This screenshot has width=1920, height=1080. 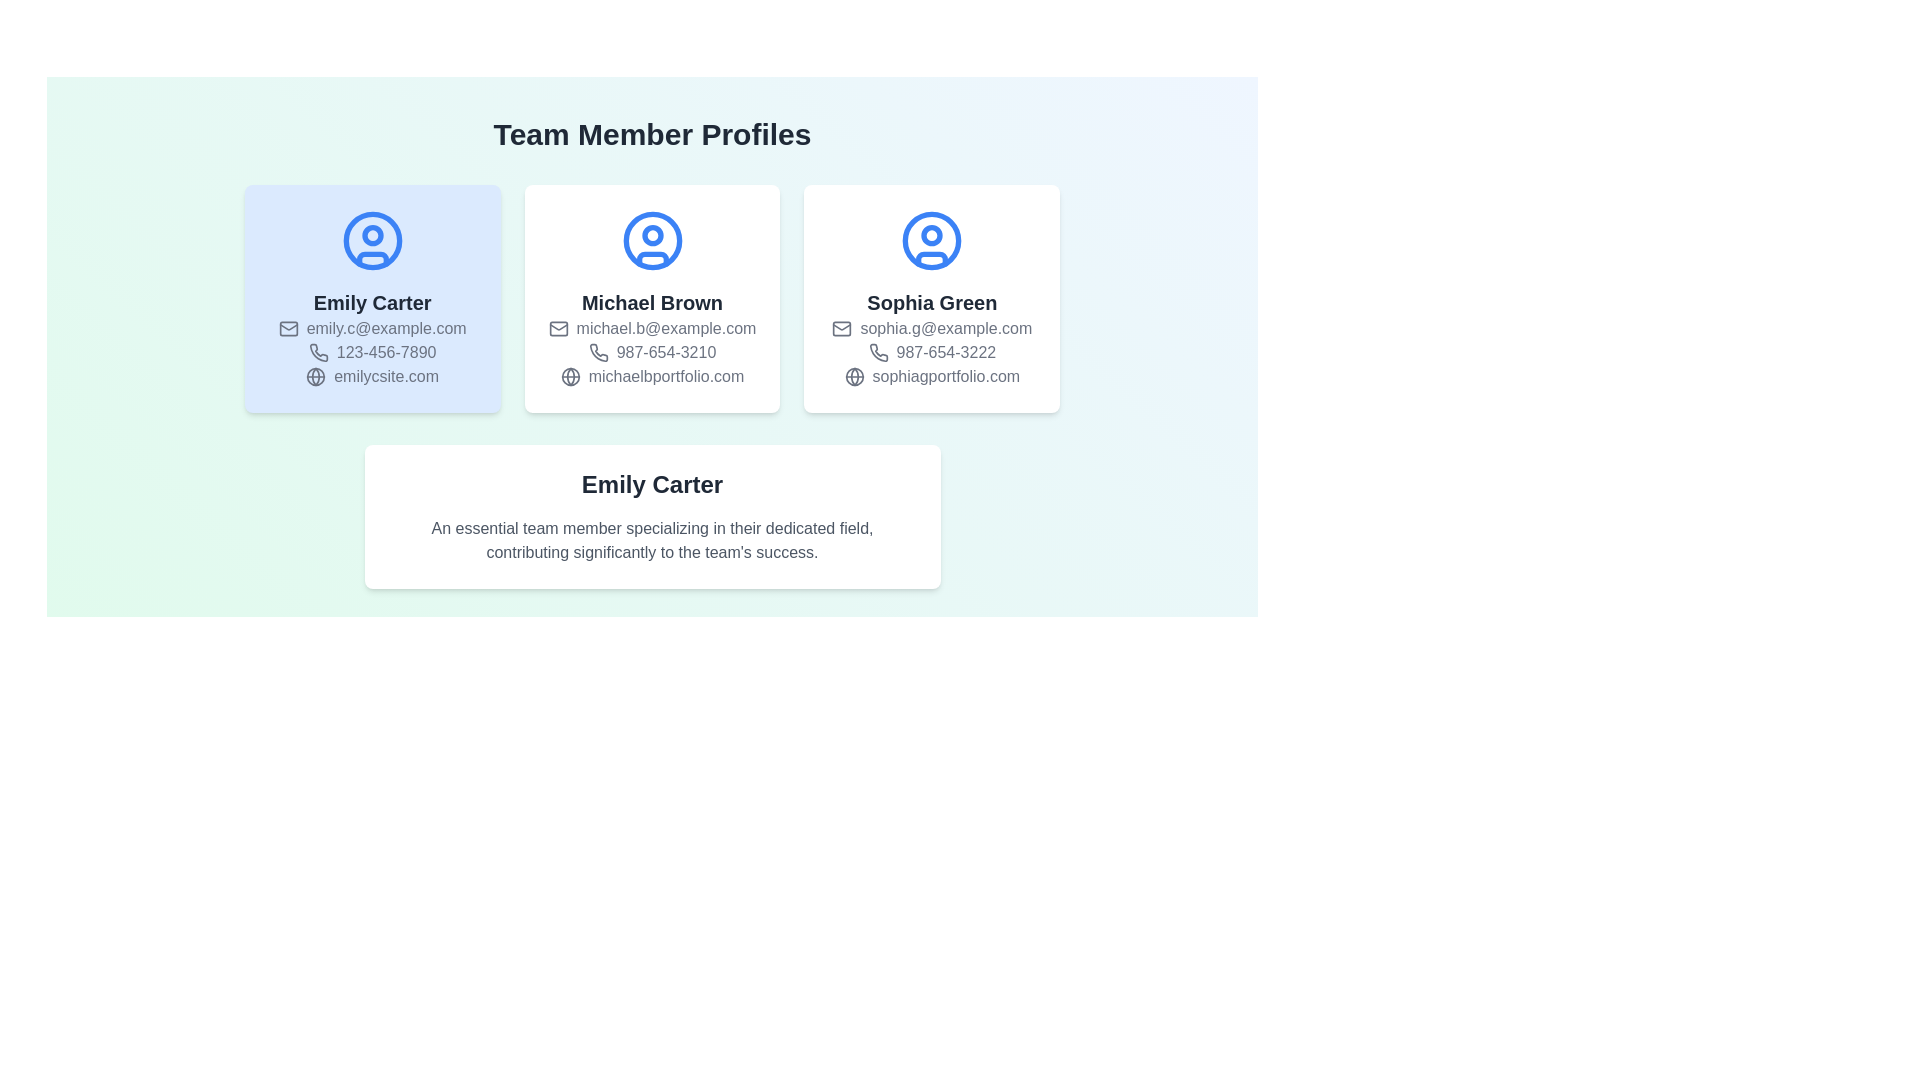 What do you see at coordinates (931, 239) in the screenshot?
I see `the user icon located at the top center of the profile card for 'Sophia Green' in the 'Team Member Profiles' section` at bounding box center [931, 239].